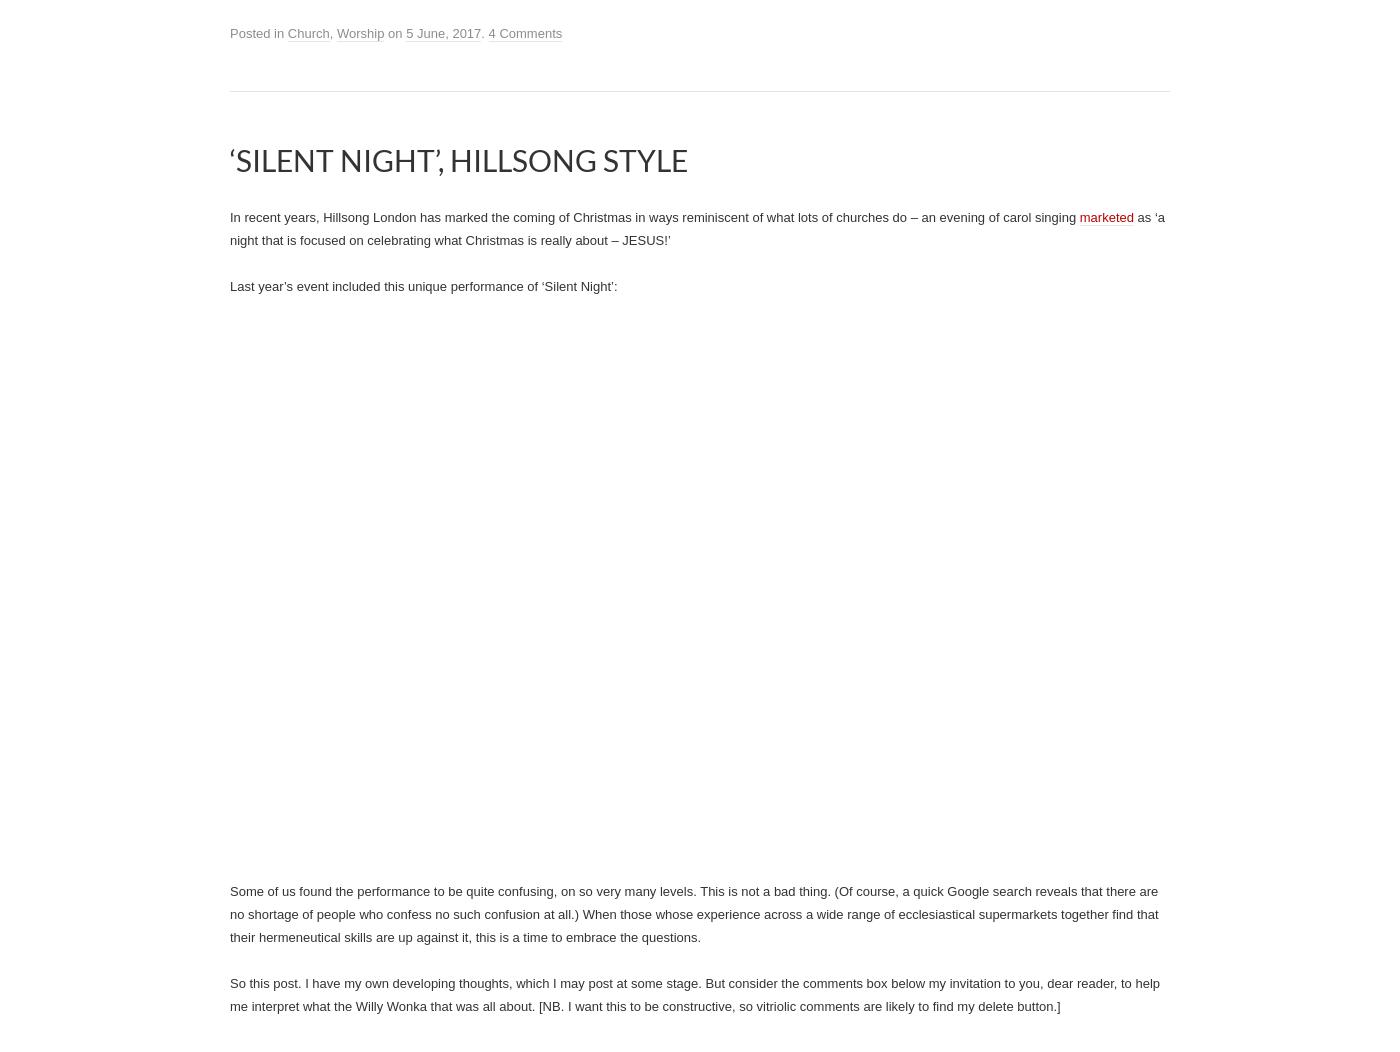 This screenshot has height=1052, width=1400. What do you see at coordinates (332, 33) in the screenshot?
I see `','` at bounding box center [332, 33].